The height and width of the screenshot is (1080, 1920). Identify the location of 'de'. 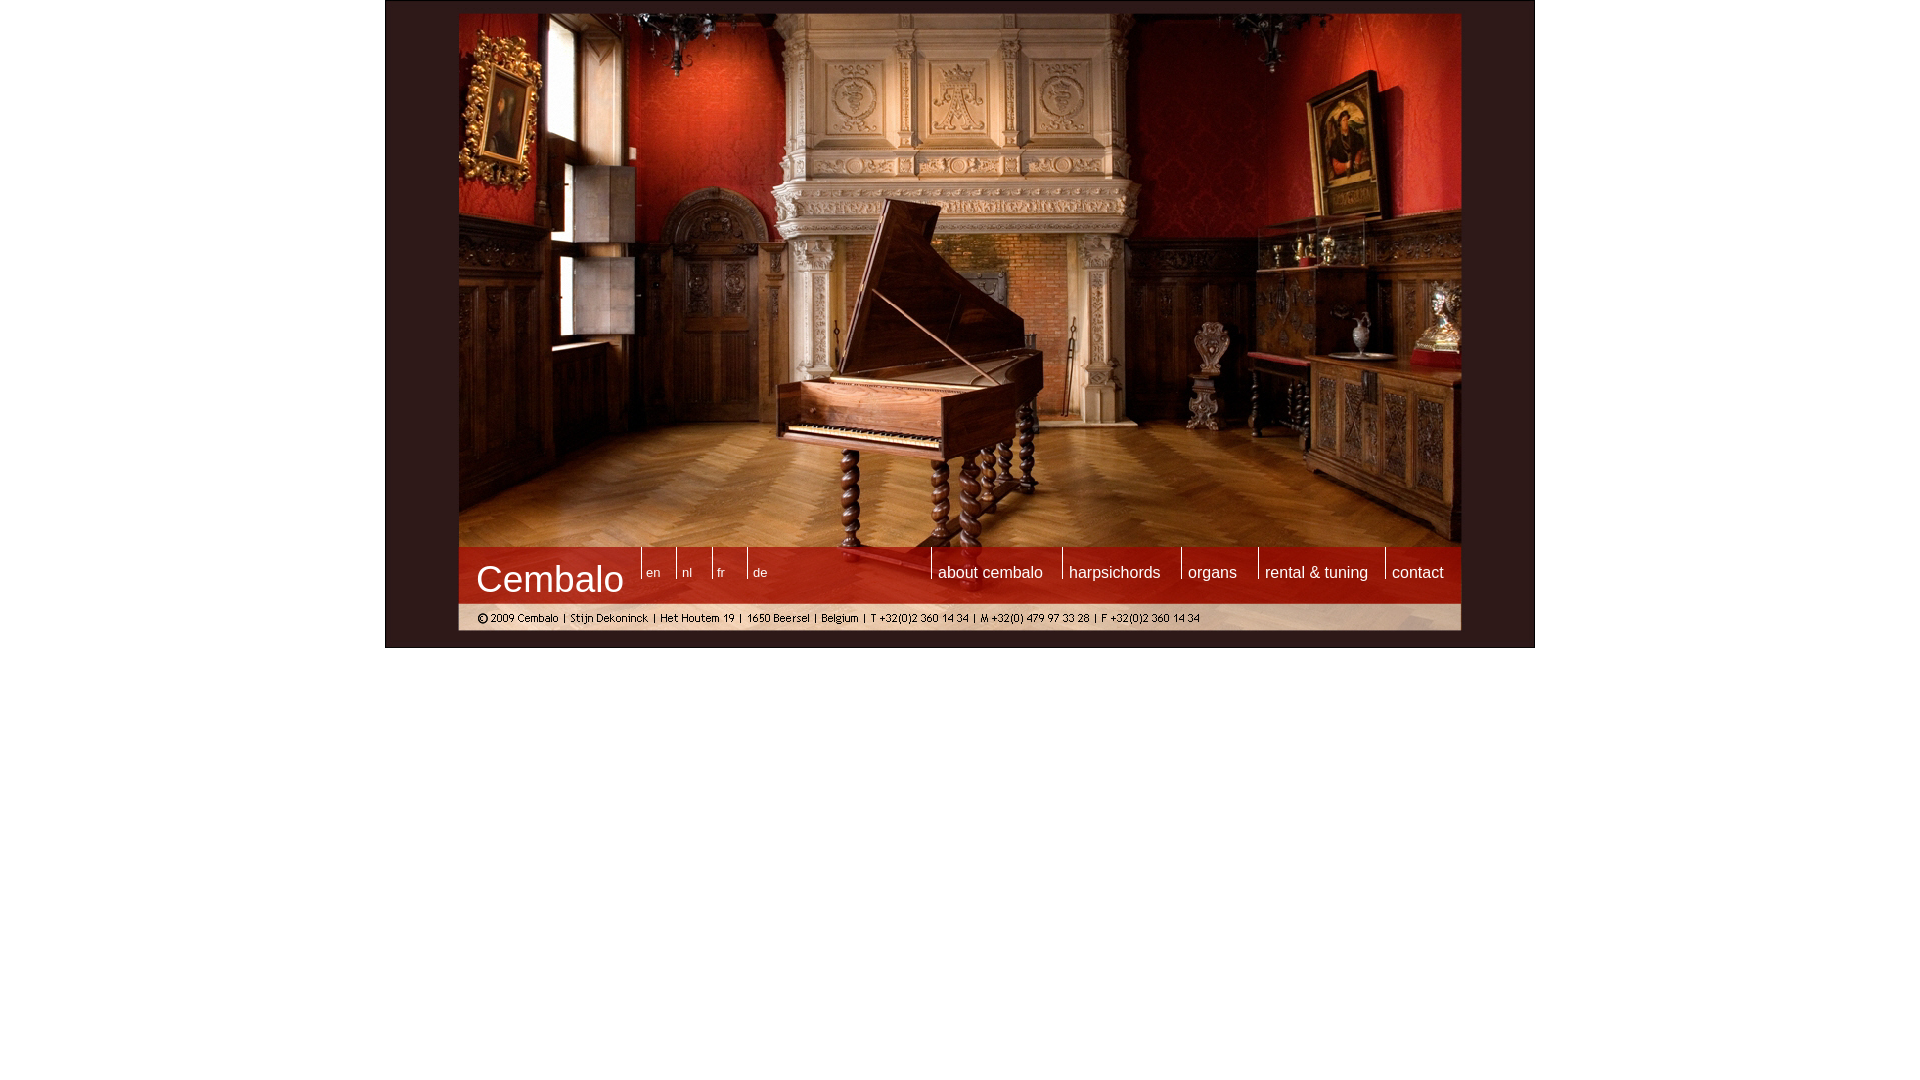
(758, 572).